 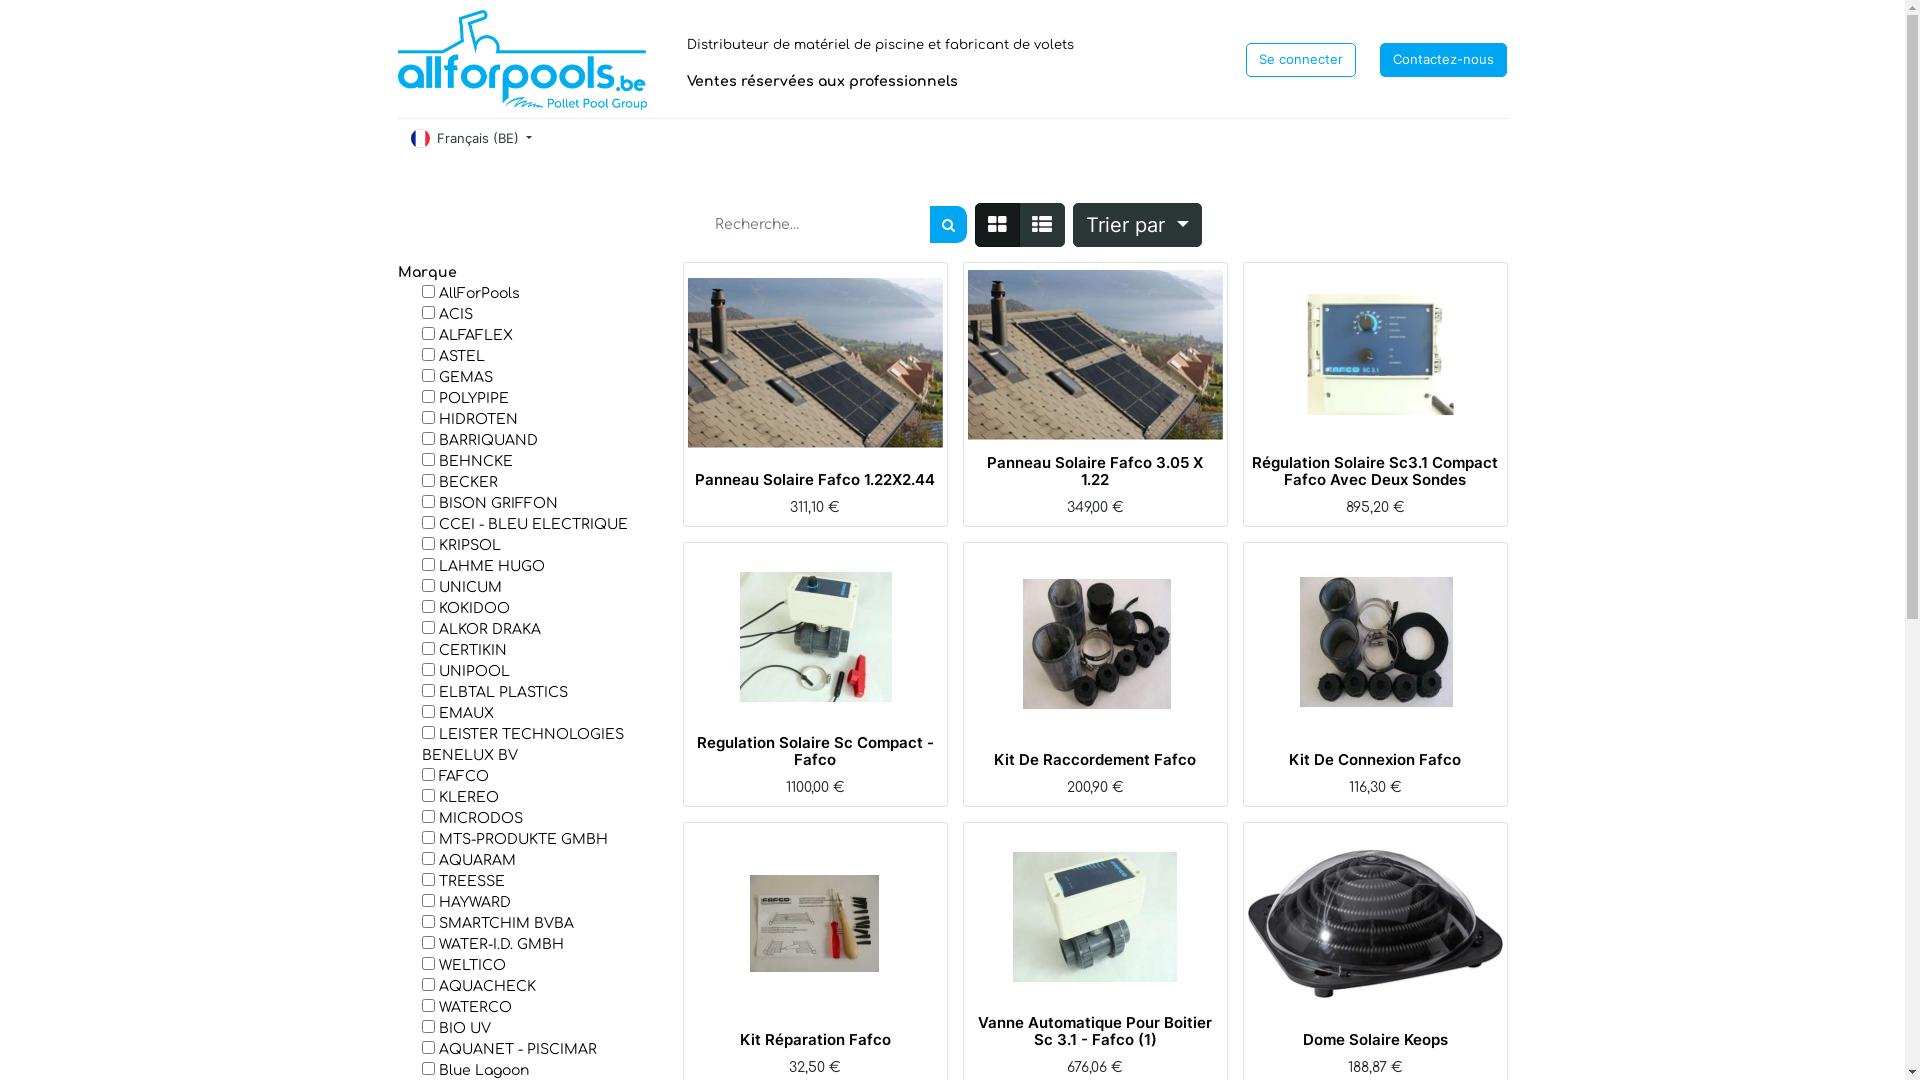 I want to click on 'Contactez-nous', so click(x=1443, y=59).